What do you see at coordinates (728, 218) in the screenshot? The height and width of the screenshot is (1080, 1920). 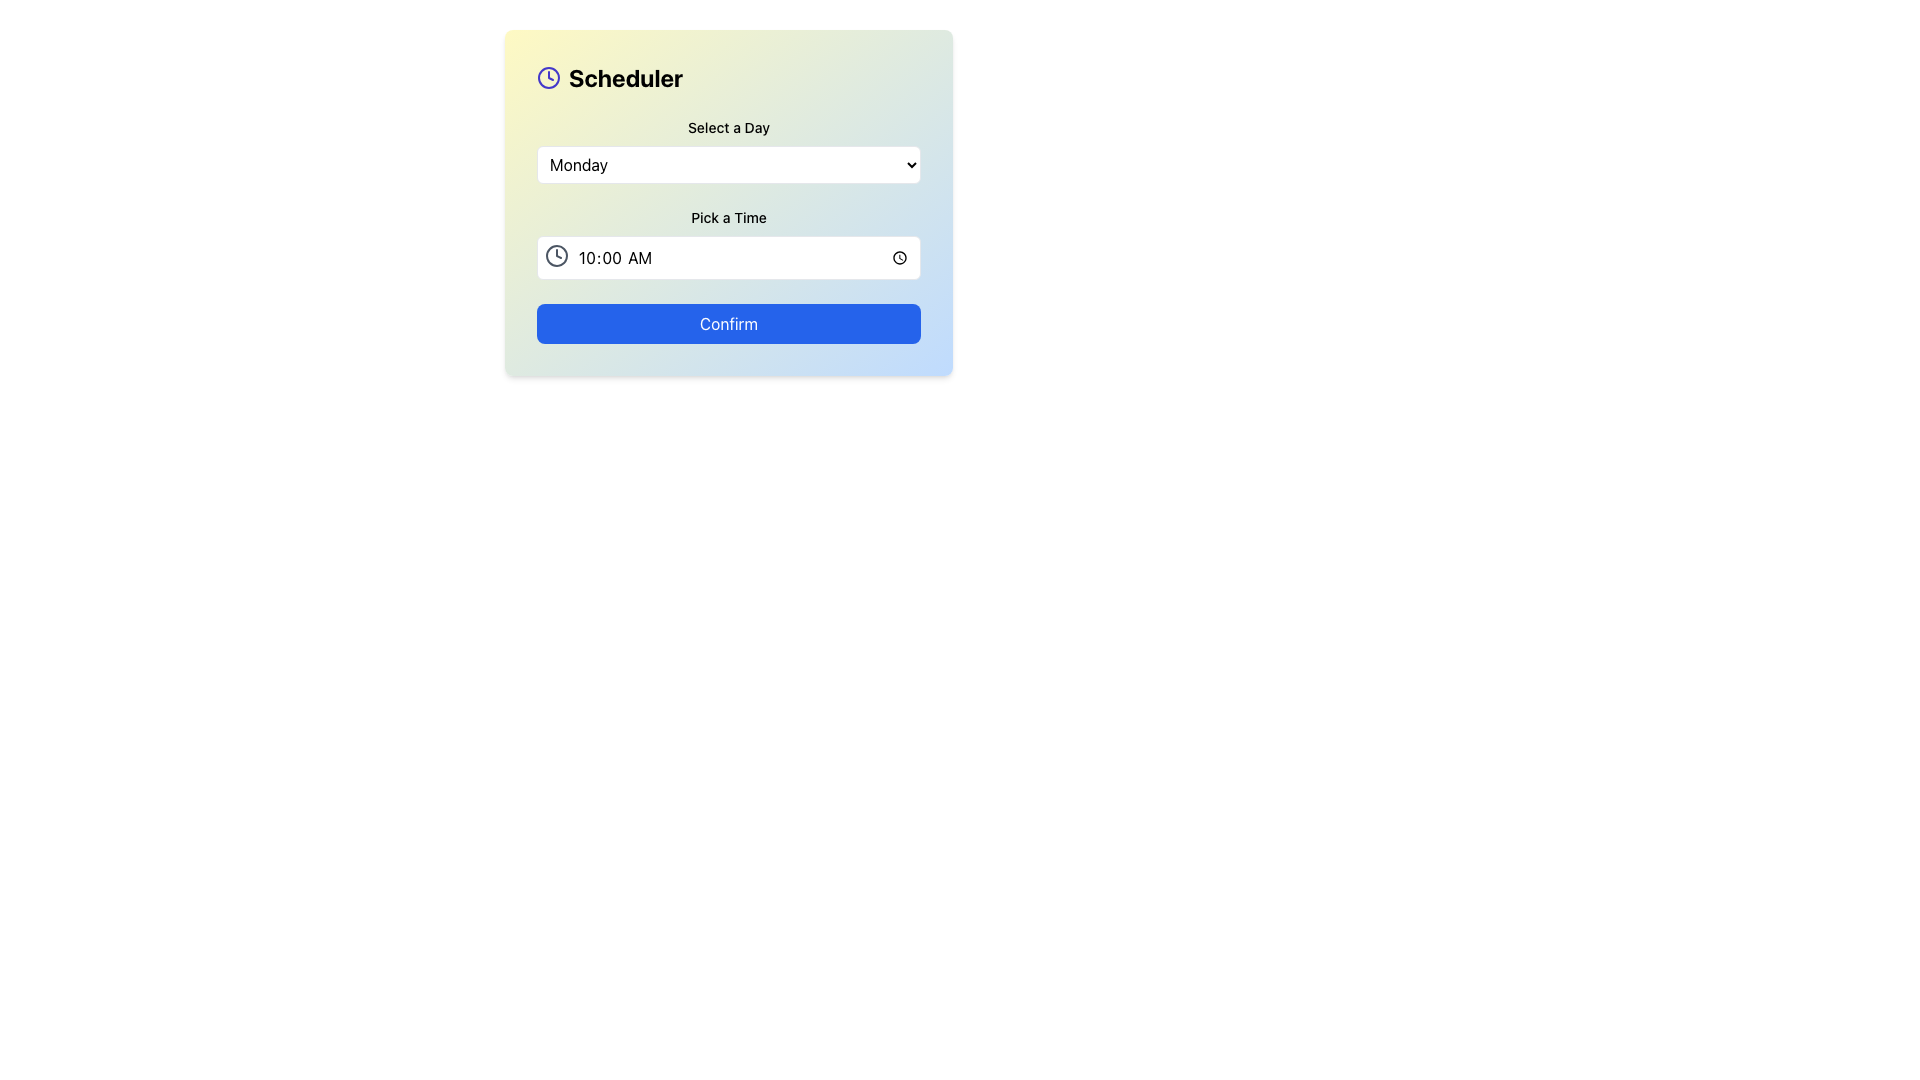 I see `text from the 'Pick a Time' label, which is styled in a small font size with medium weight, located in the scheduling section below the day dropdown input field and above the time selection field with a clock icon` at bounding box center [728, 218].